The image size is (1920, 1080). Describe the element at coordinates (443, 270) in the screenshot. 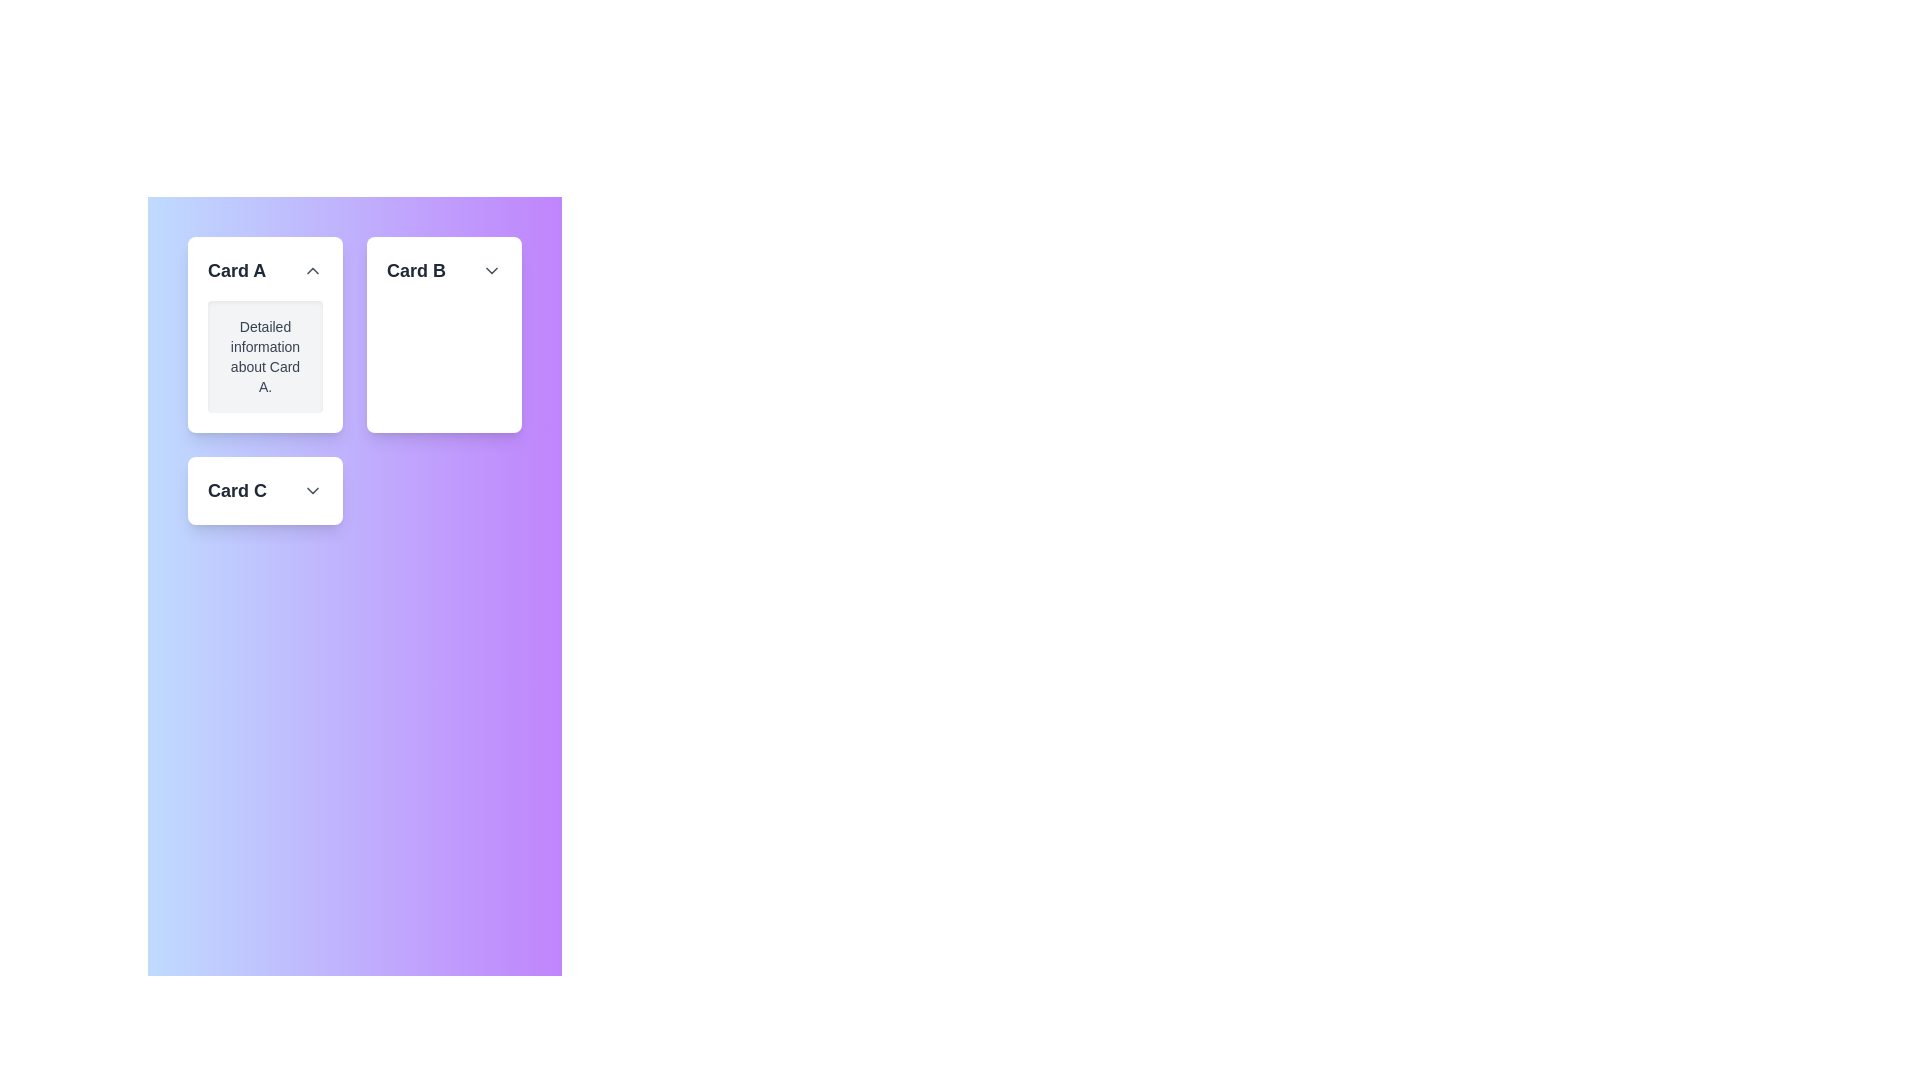

I see `the displayed text of the static text header located at the top center of the white card` at that location.